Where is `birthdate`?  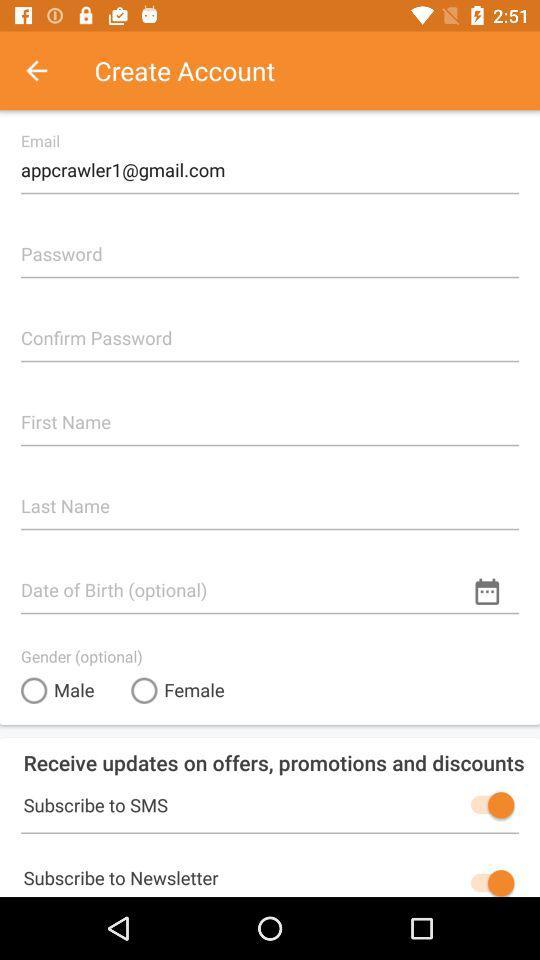
birthdate is located at coordinates (270, 581).